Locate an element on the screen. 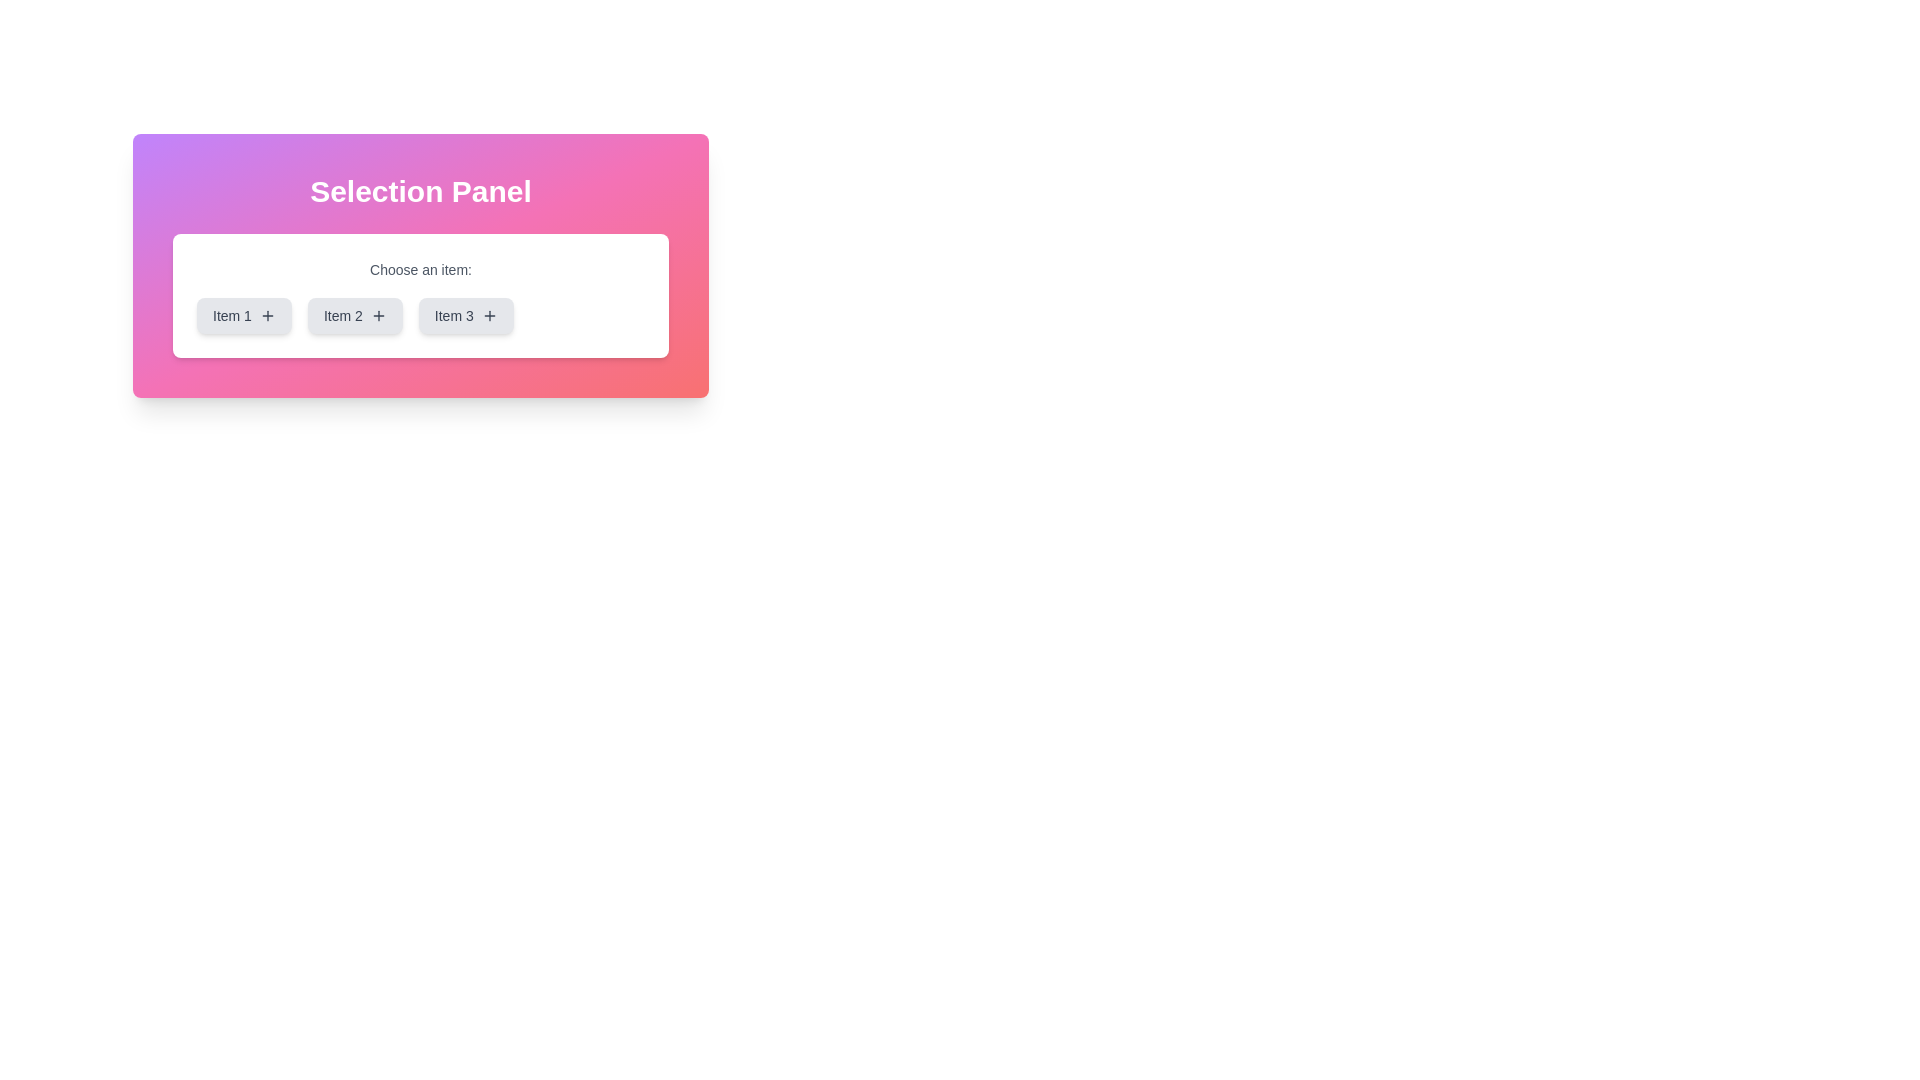 This screenshot has width=1920, height=1080. the interactive button labeled 'Item 1' located below the title 'Choose an item:' is located at coordinates (243, 315).